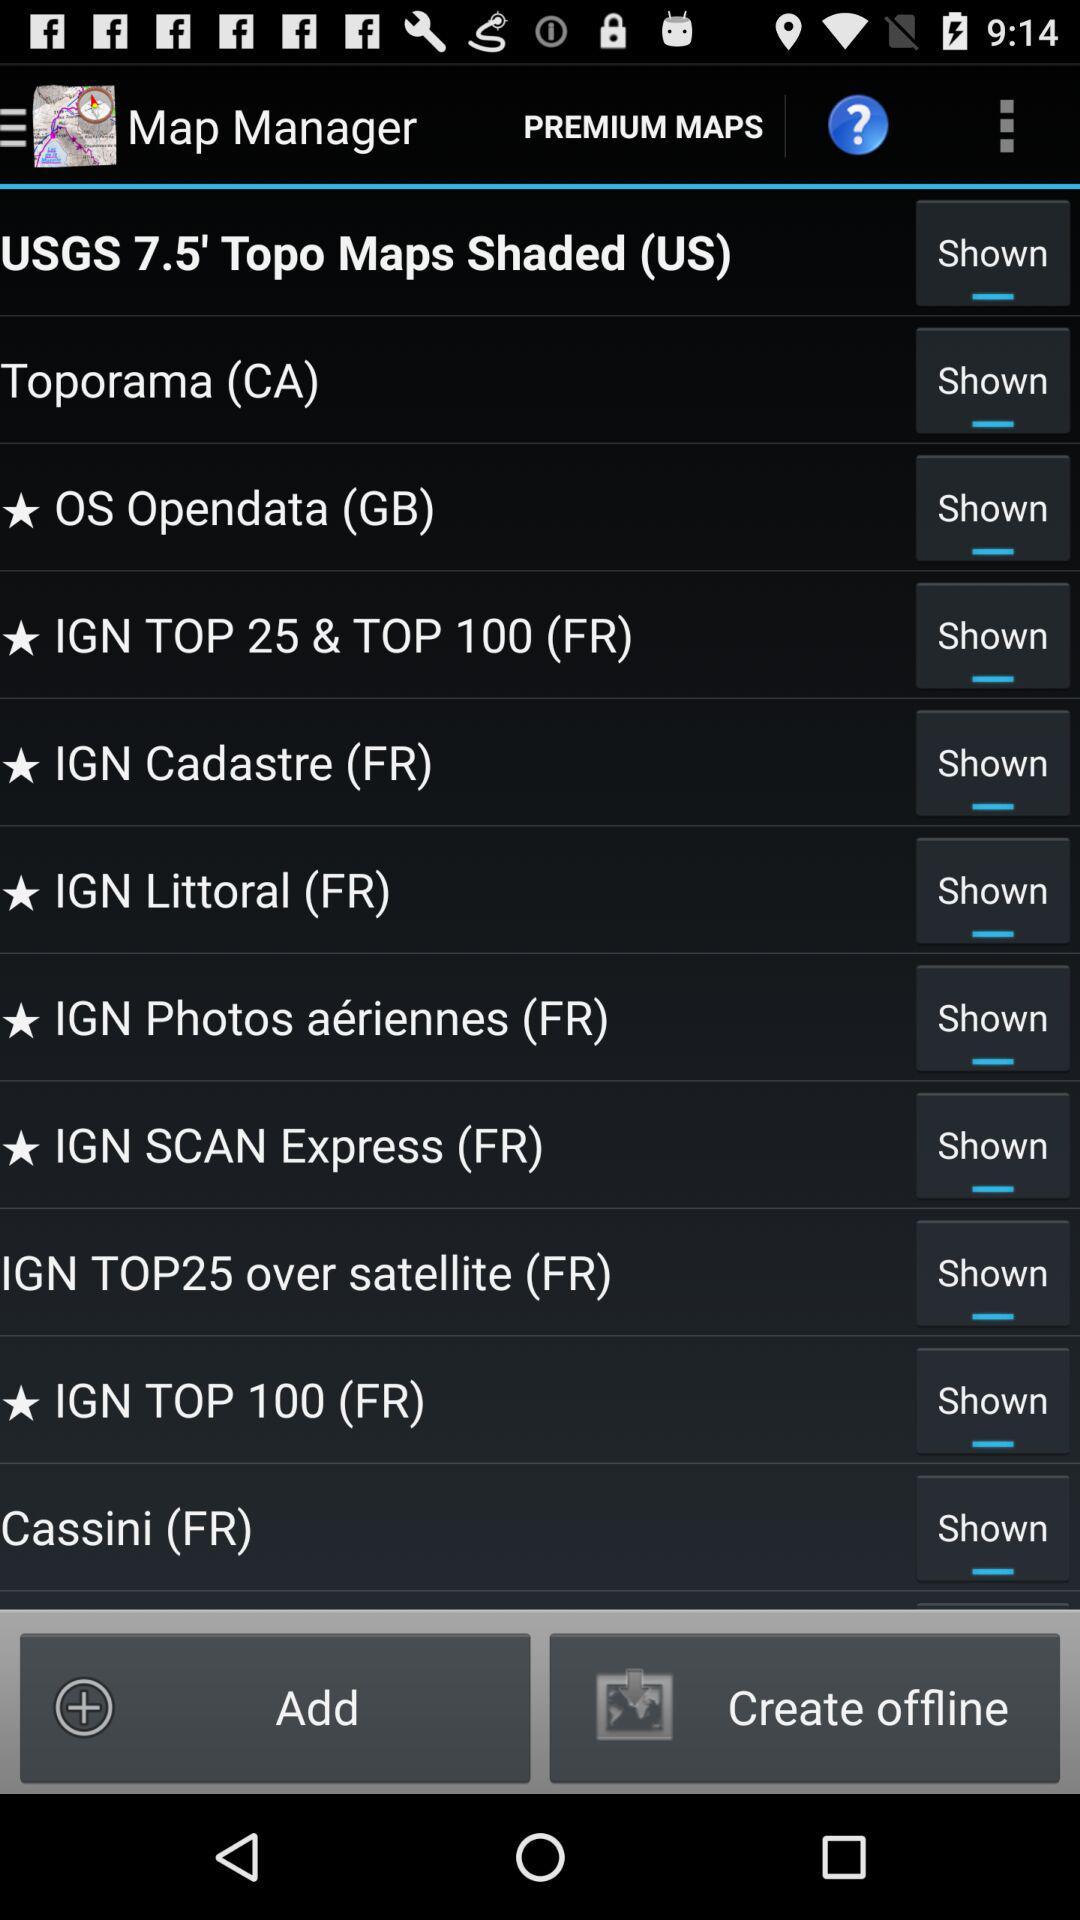 Image resolution: width=1080 pixels, height=1920 pixels. I want to click on usgs 7 5 item, so click(452, 250).